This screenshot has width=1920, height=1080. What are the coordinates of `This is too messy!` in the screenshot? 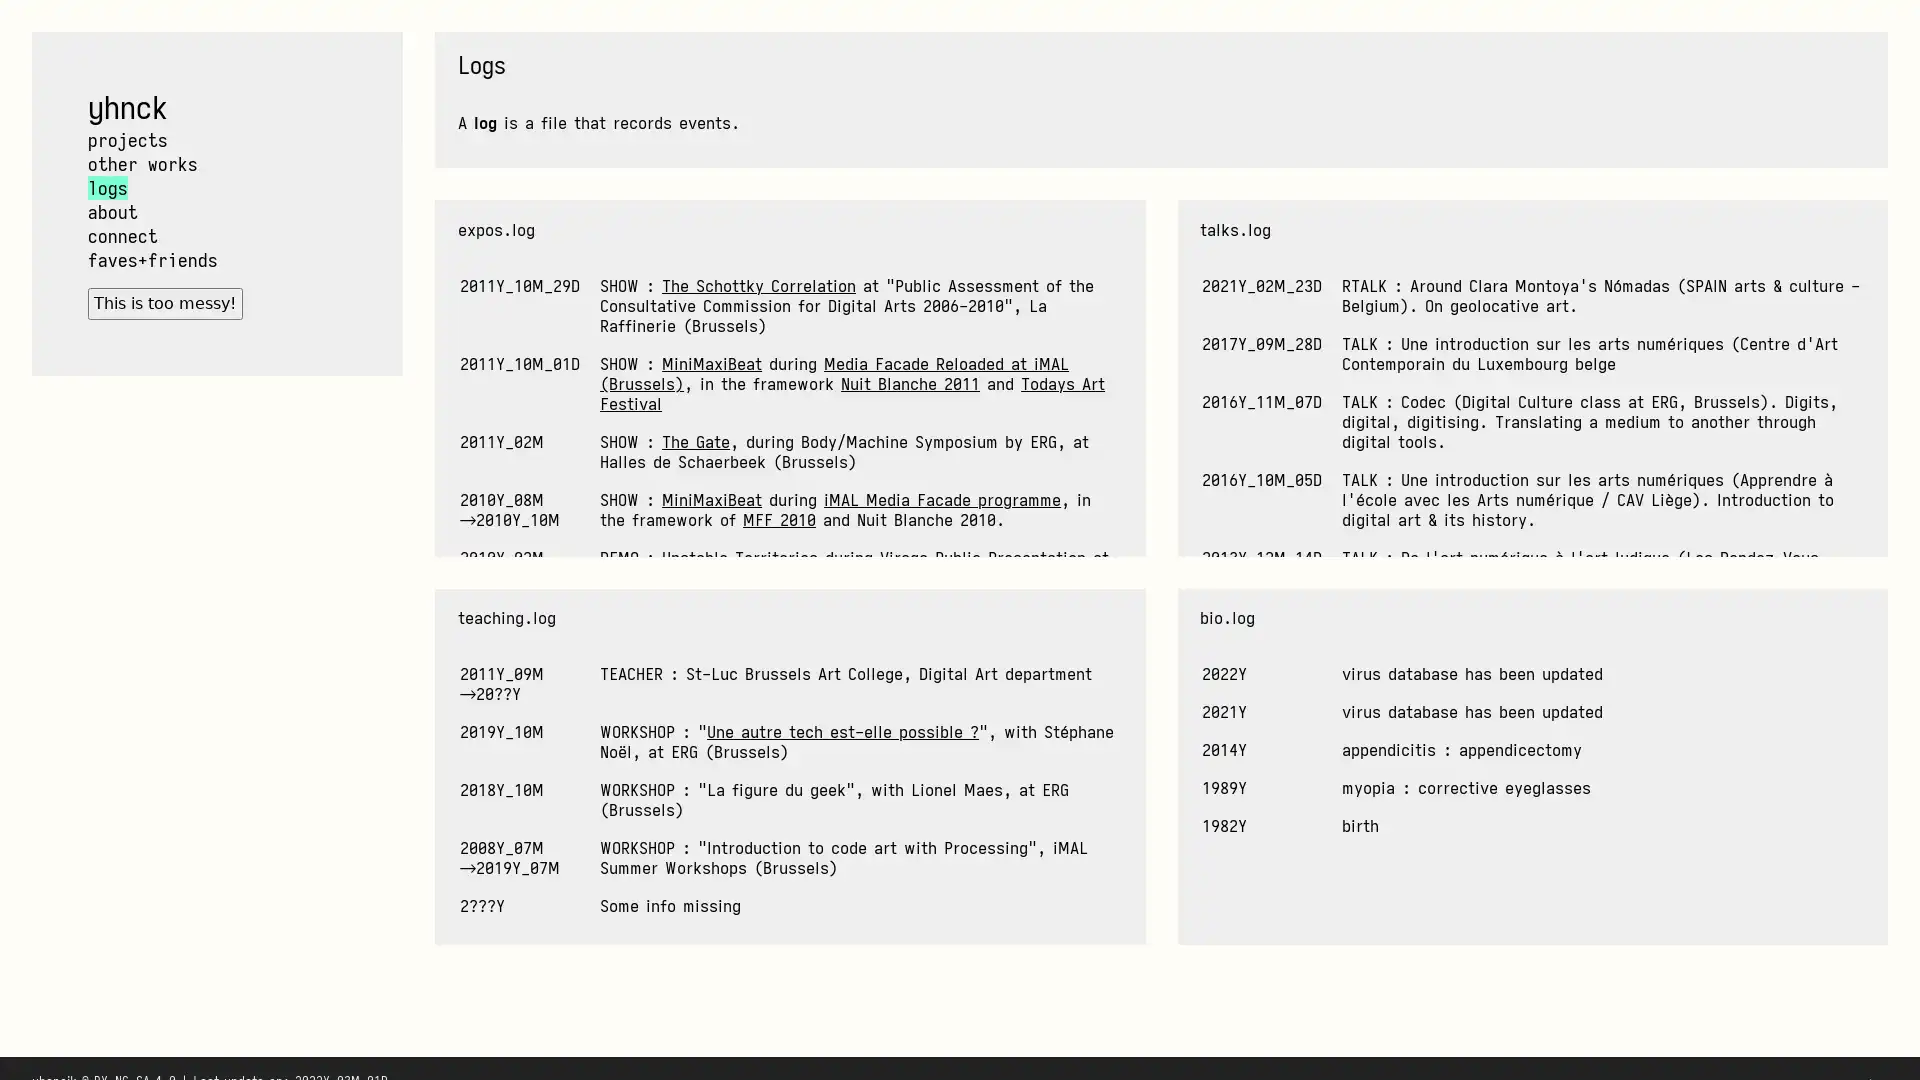 It's located at (164, 303).